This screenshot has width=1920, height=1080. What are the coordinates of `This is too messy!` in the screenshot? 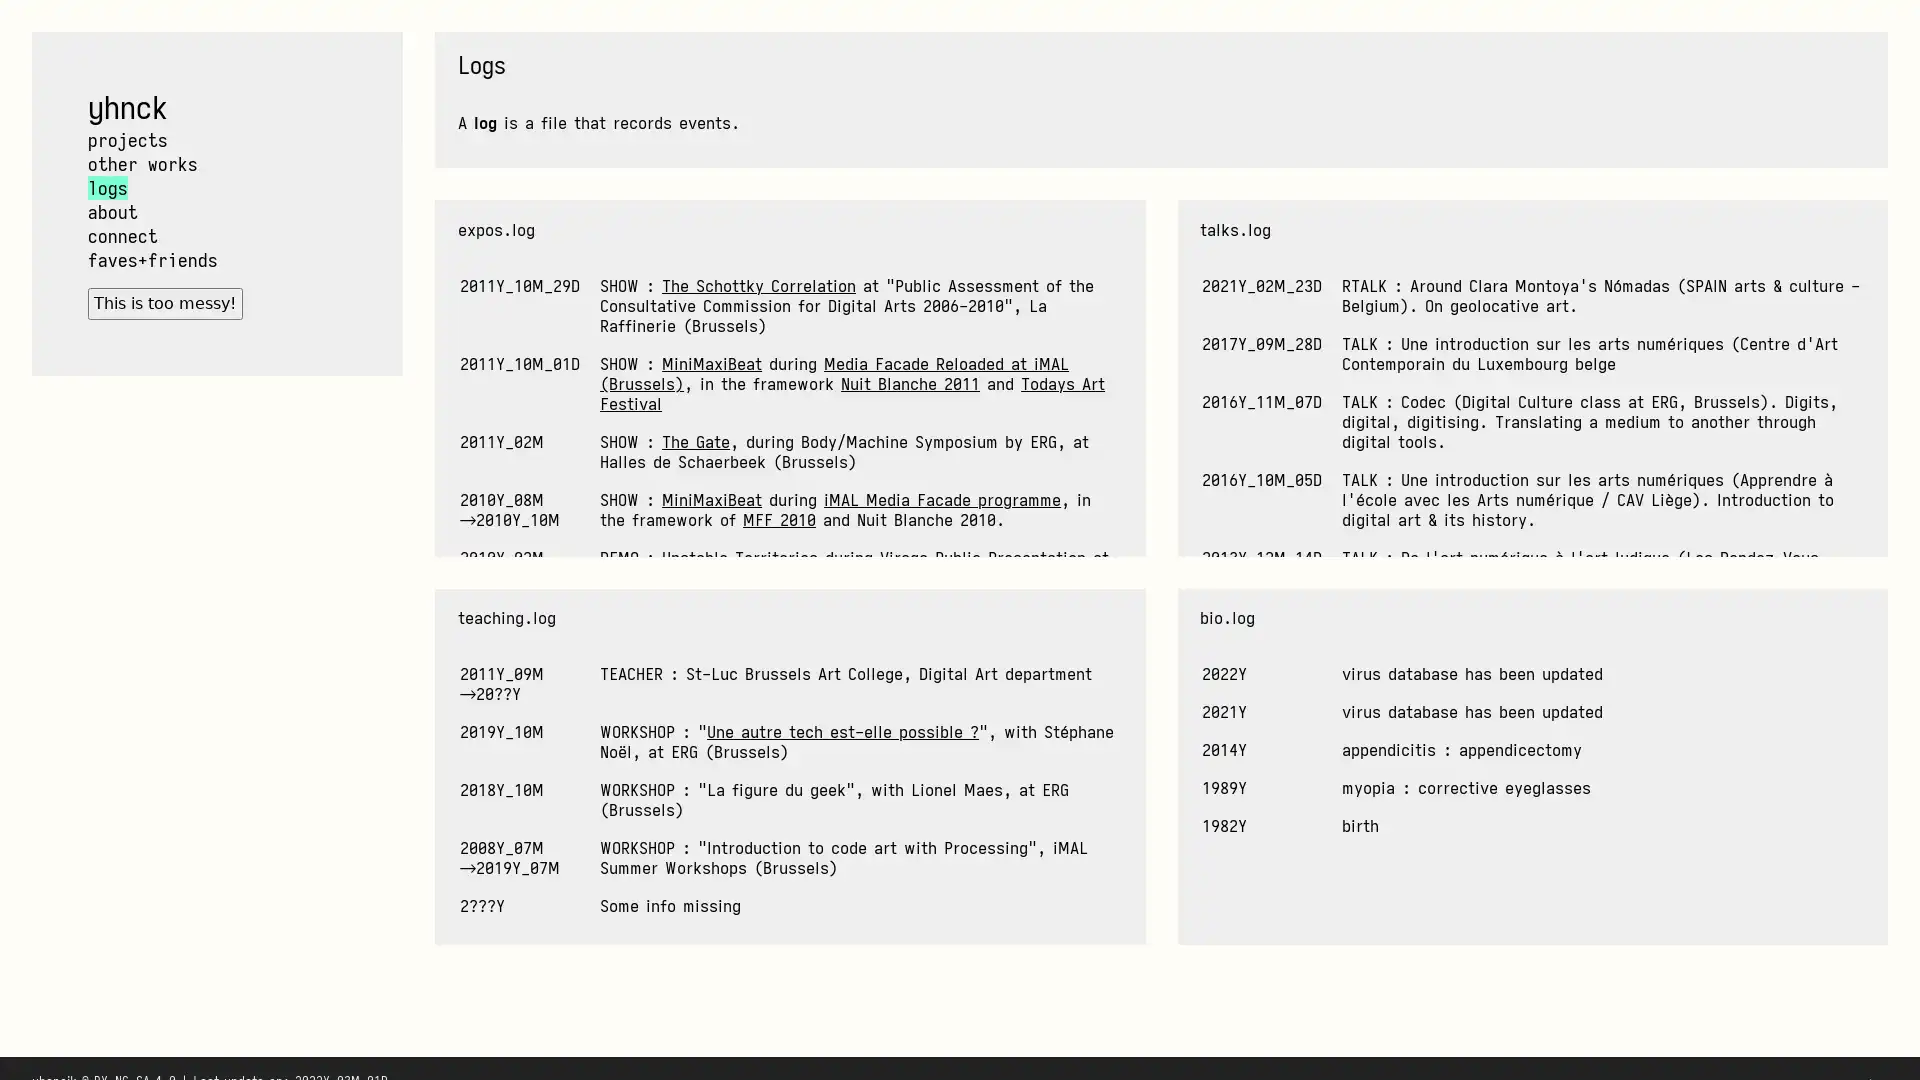 It's located at (164, 303).